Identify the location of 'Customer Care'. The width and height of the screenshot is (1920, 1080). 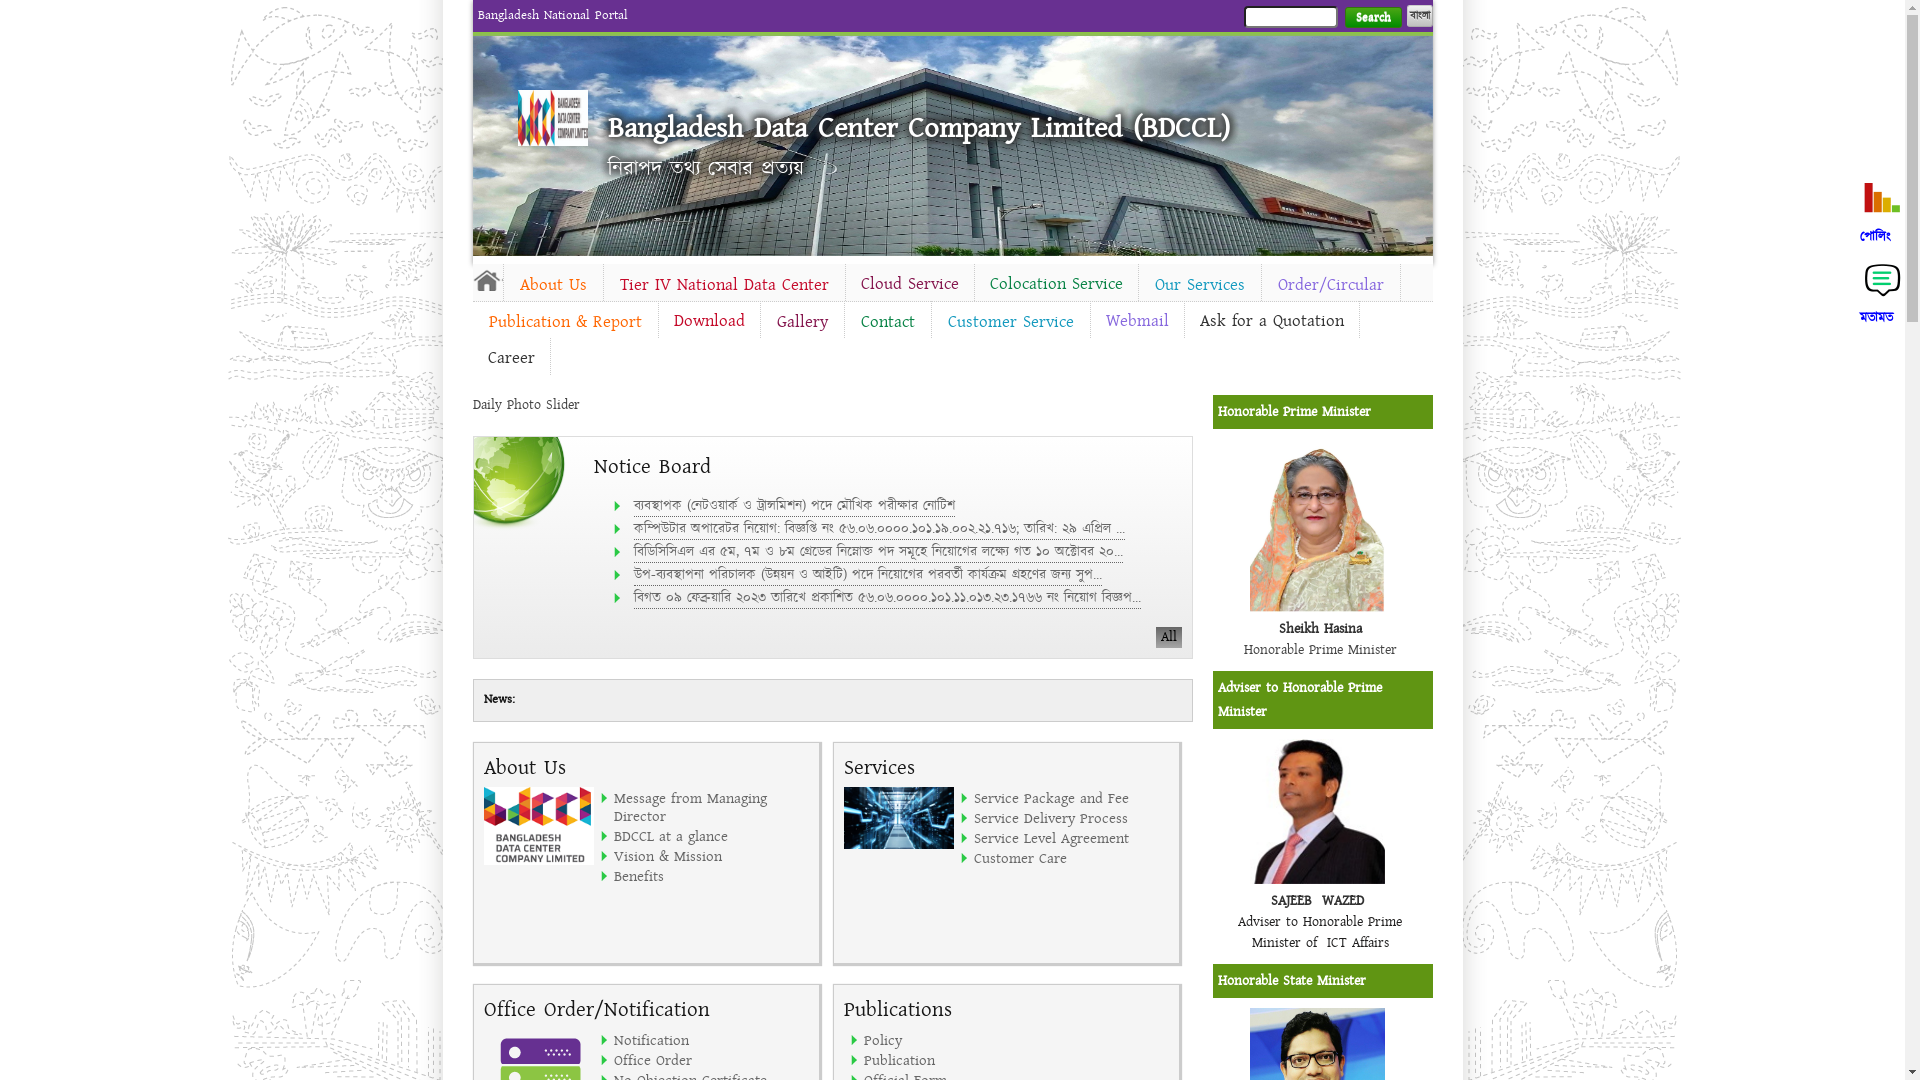
(1070, 856).